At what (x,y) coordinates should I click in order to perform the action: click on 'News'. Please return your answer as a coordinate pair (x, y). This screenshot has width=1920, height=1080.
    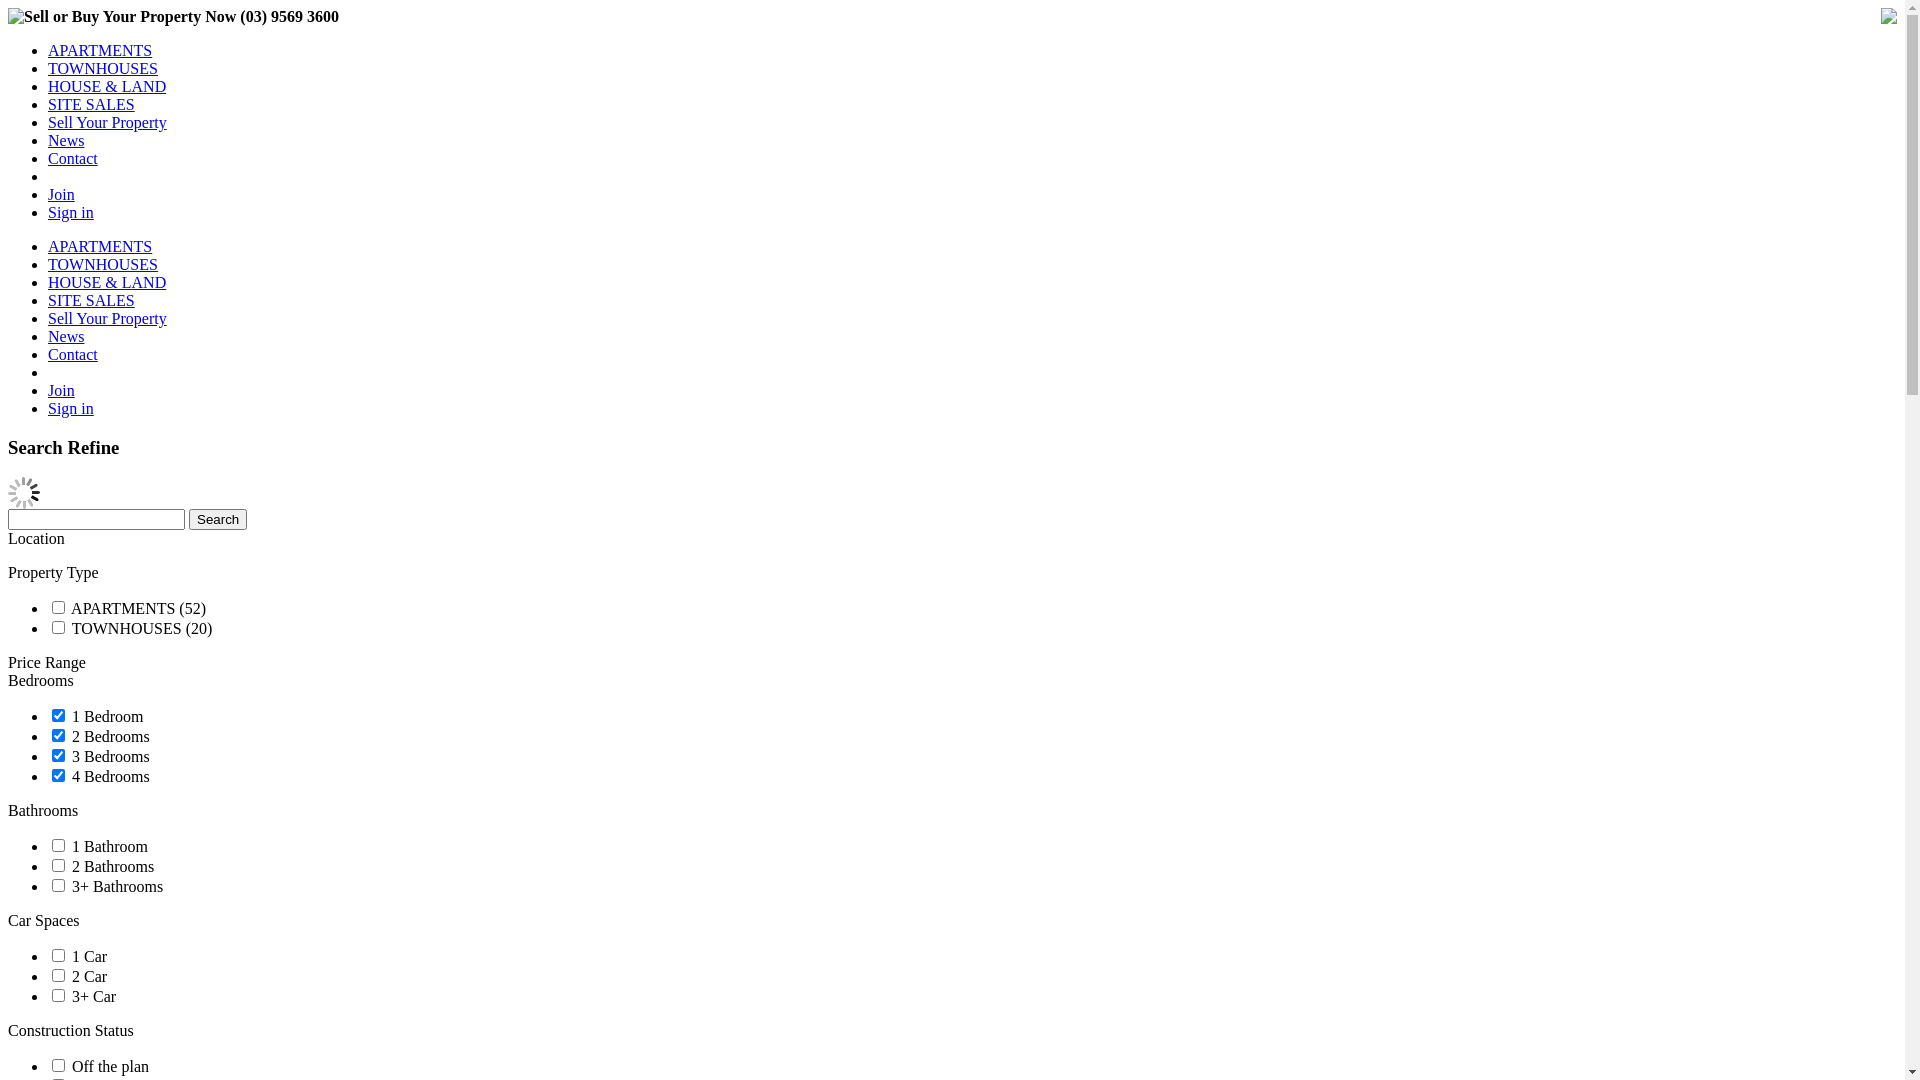
    Looking at the image, I should click on (66, 335).